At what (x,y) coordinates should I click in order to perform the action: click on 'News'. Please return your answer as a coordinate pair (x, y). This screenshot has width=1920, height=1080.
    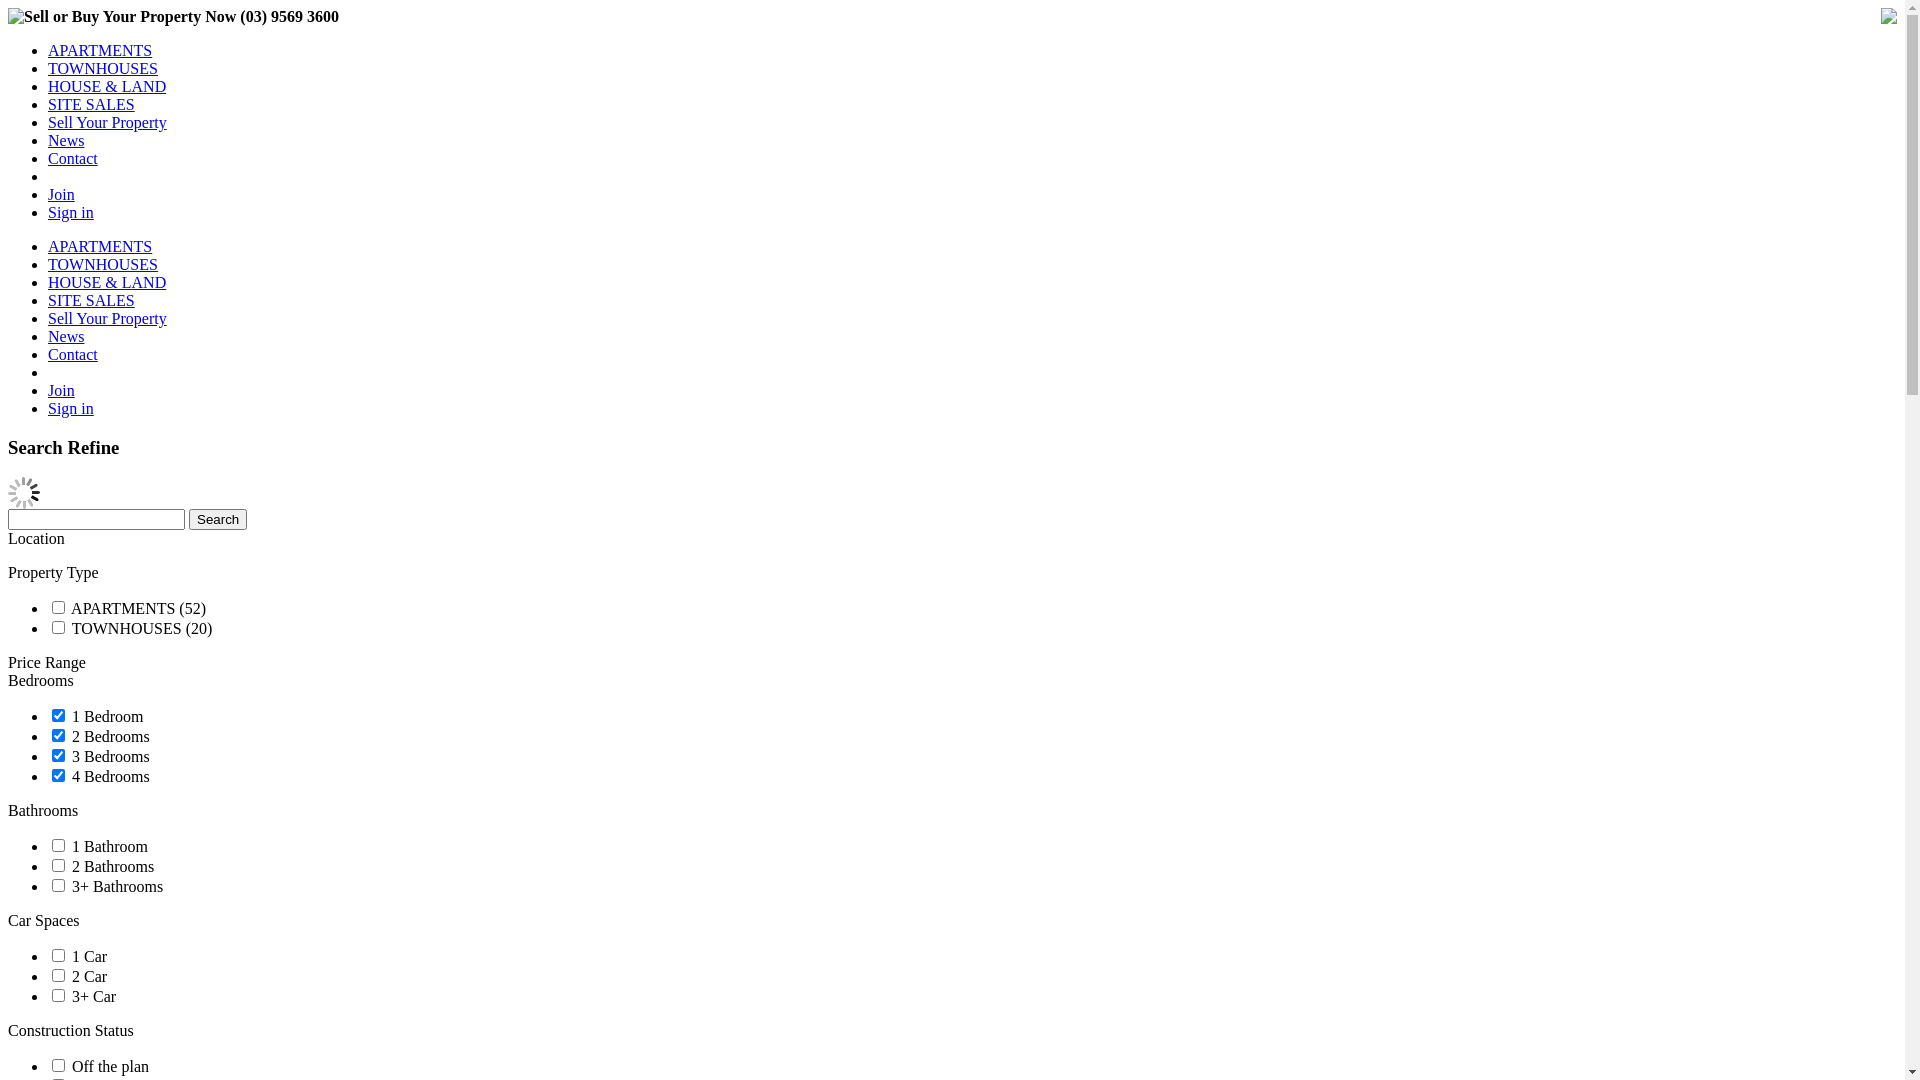
    Looking at the image, I should click on (66, 335).